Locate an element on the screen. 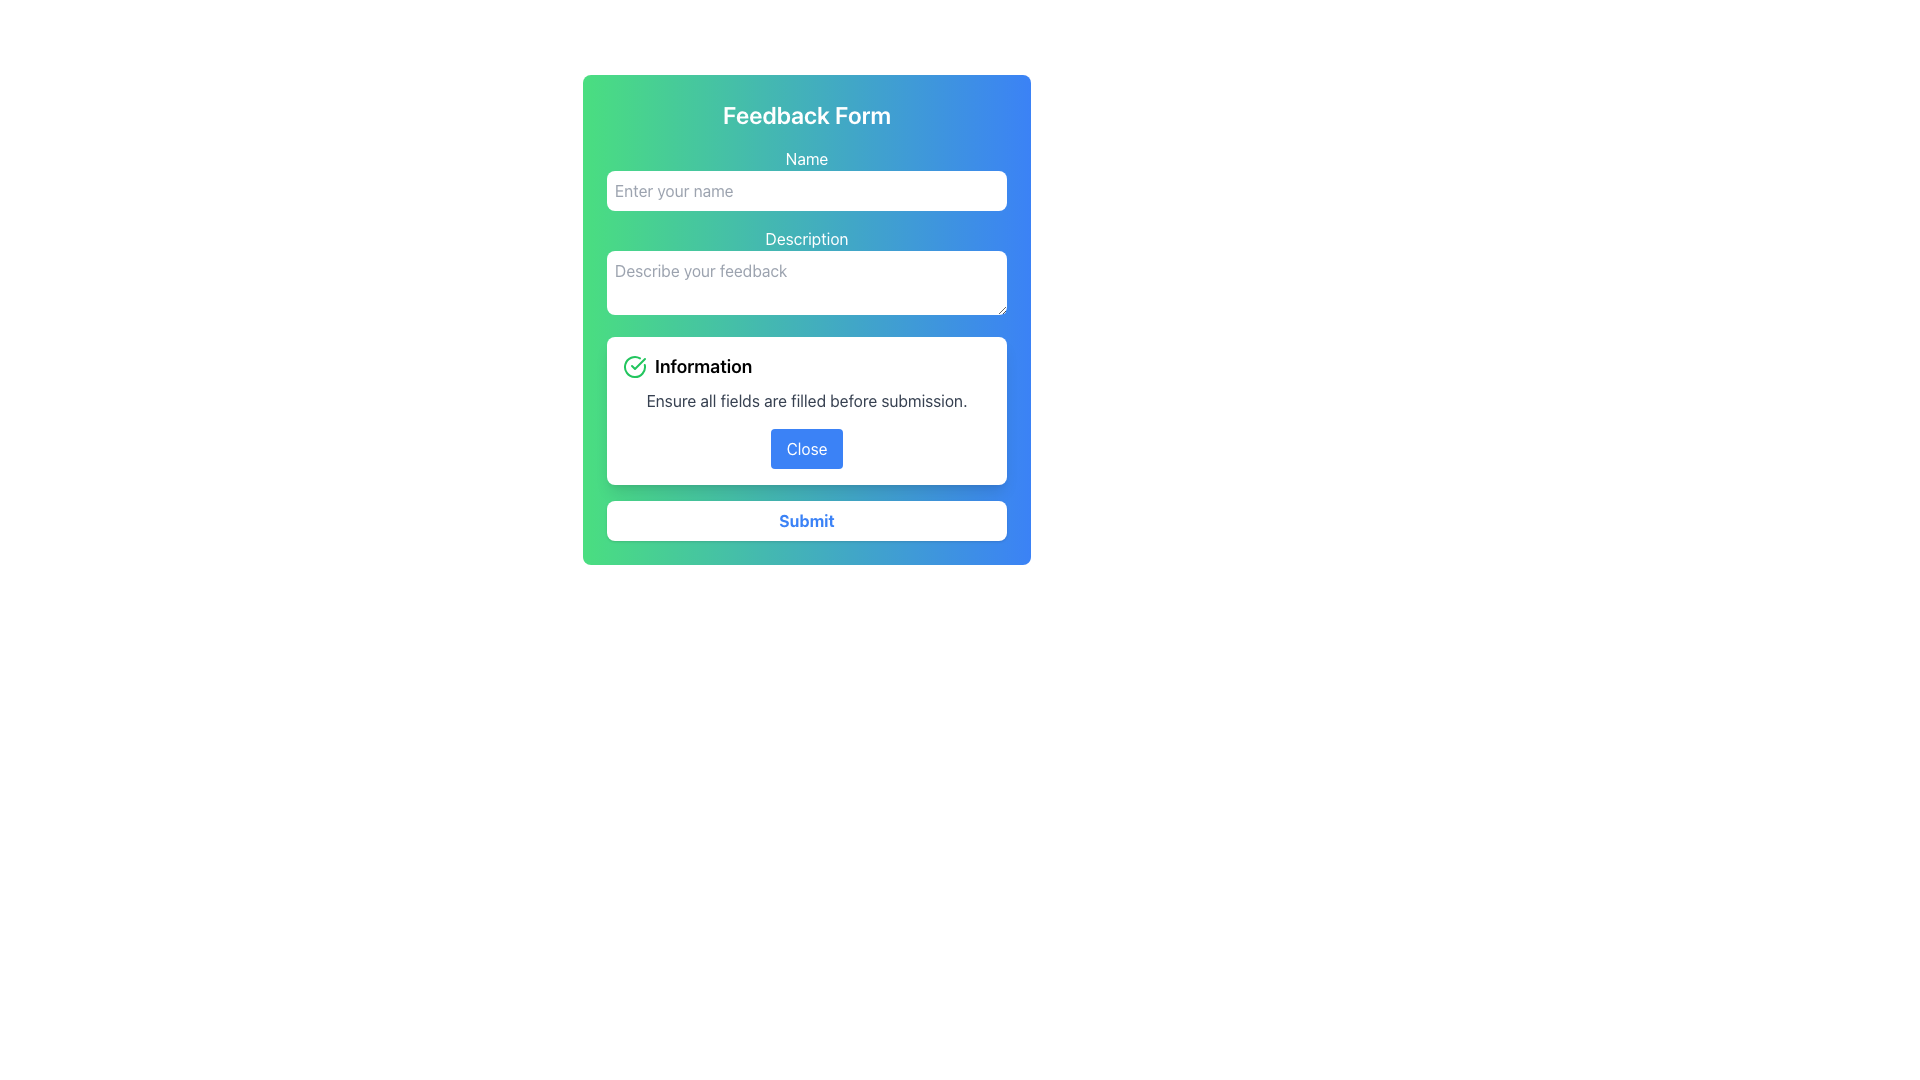 This screenshot has width=1920, height=1080. the label with the text 'Description', which is styled in white font and positioned on a gradient background, located above the input box is located at coordinates (806, 238).